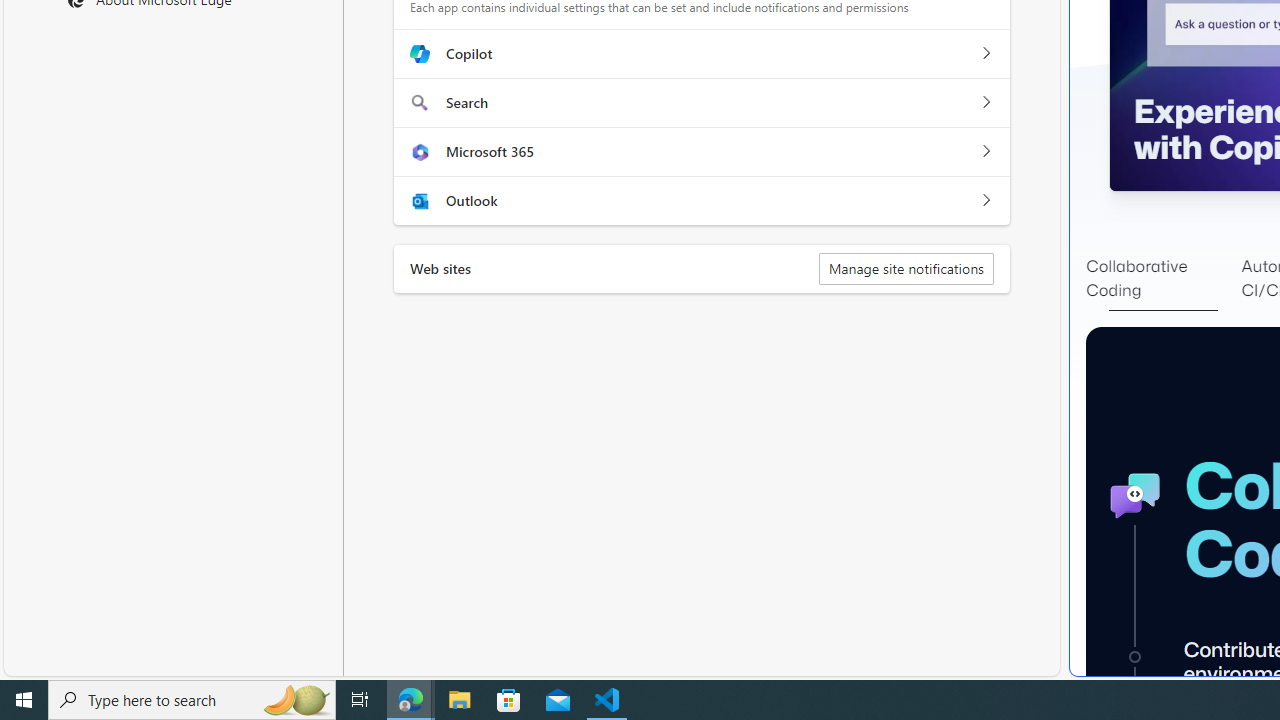 The height and width of the screenshot is (720, 1280). What do you see at coordinates (294, 698) in the screenshot?
I see `'Search highlights icon opens search home window'` at bounding box center [294, 698].